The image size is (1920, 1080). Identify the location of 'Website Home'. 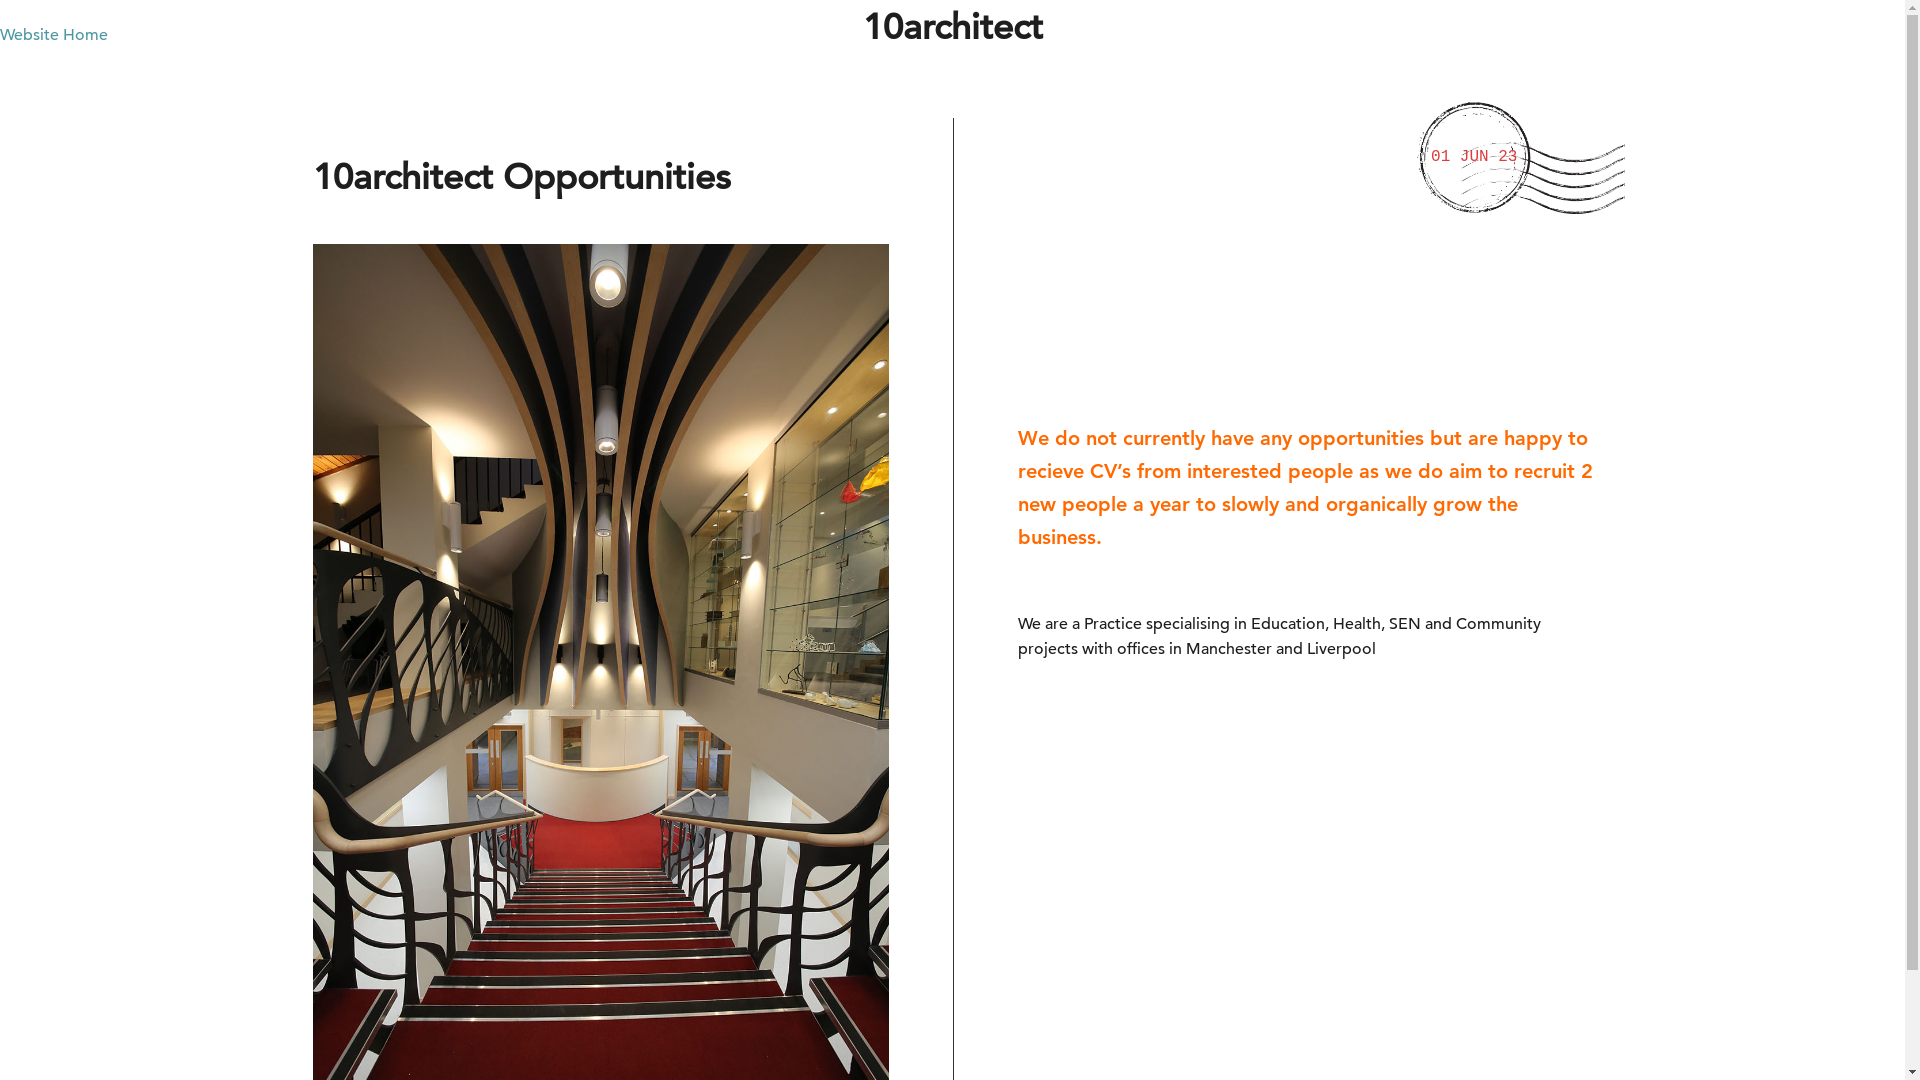
(53, 34).